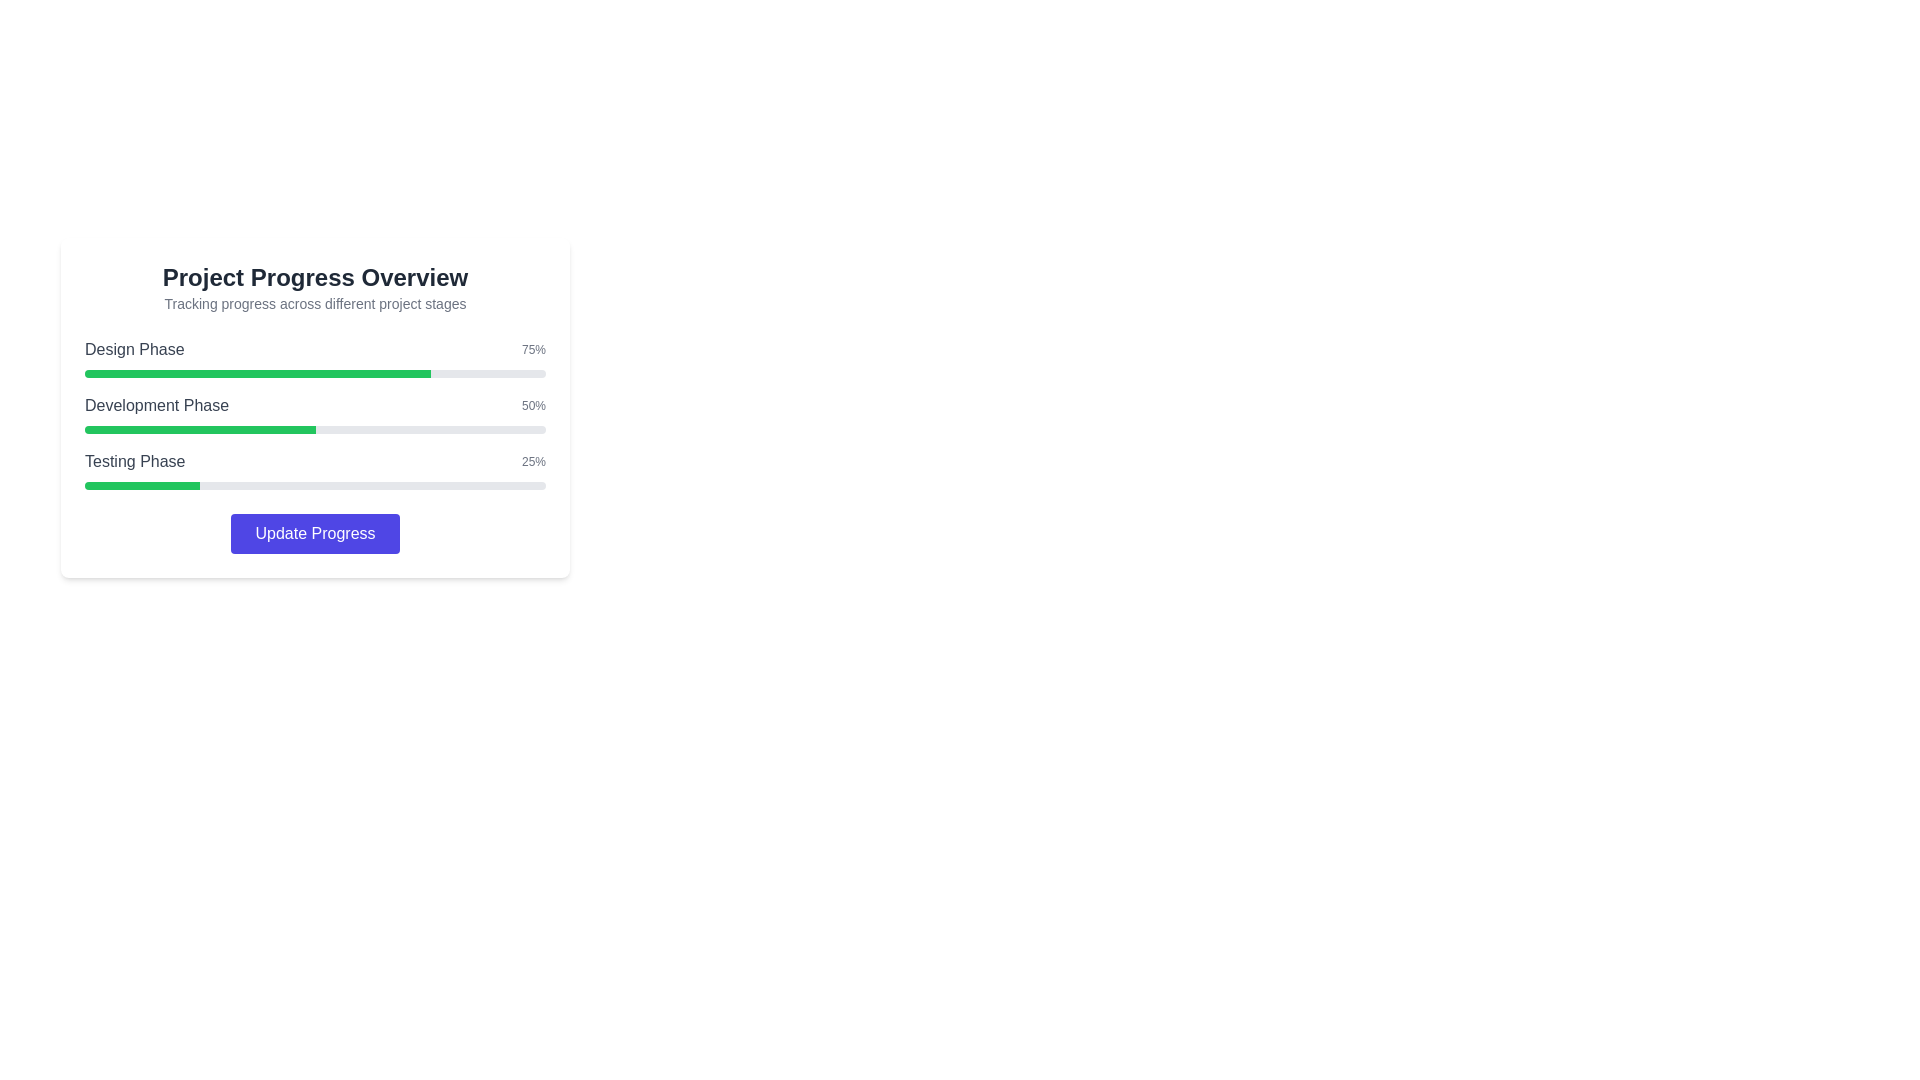  Describe the element at coordinates (134, 462) in the screenshot. I see `the text label displaying 'Testing Phase', which is styled in medium gray and positioned to the left of the progress bar and percentage label` at that location.